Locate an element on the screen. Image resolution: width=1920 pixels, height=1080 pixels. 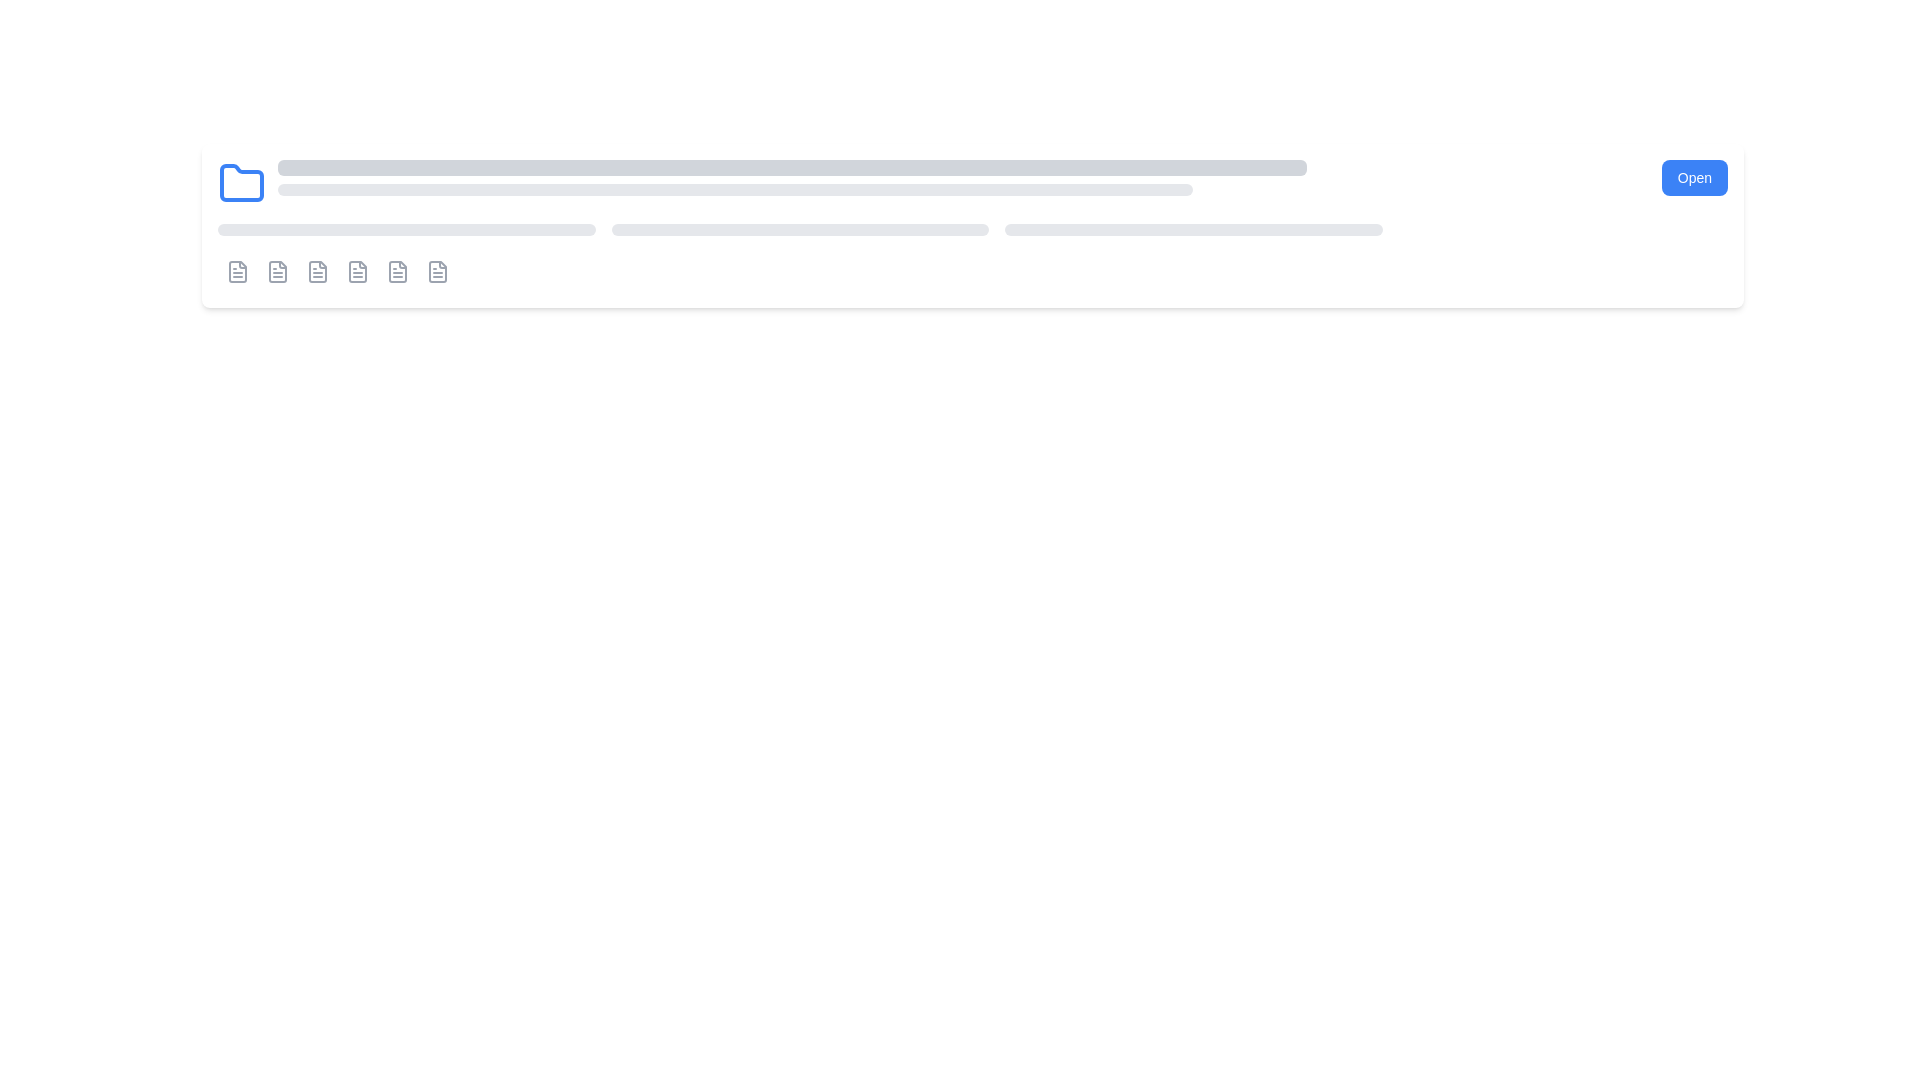
the document representation icon, which is either the third or fourth icon in a horizontal series at the bottom of the interface is located at coordinates (316, 272).